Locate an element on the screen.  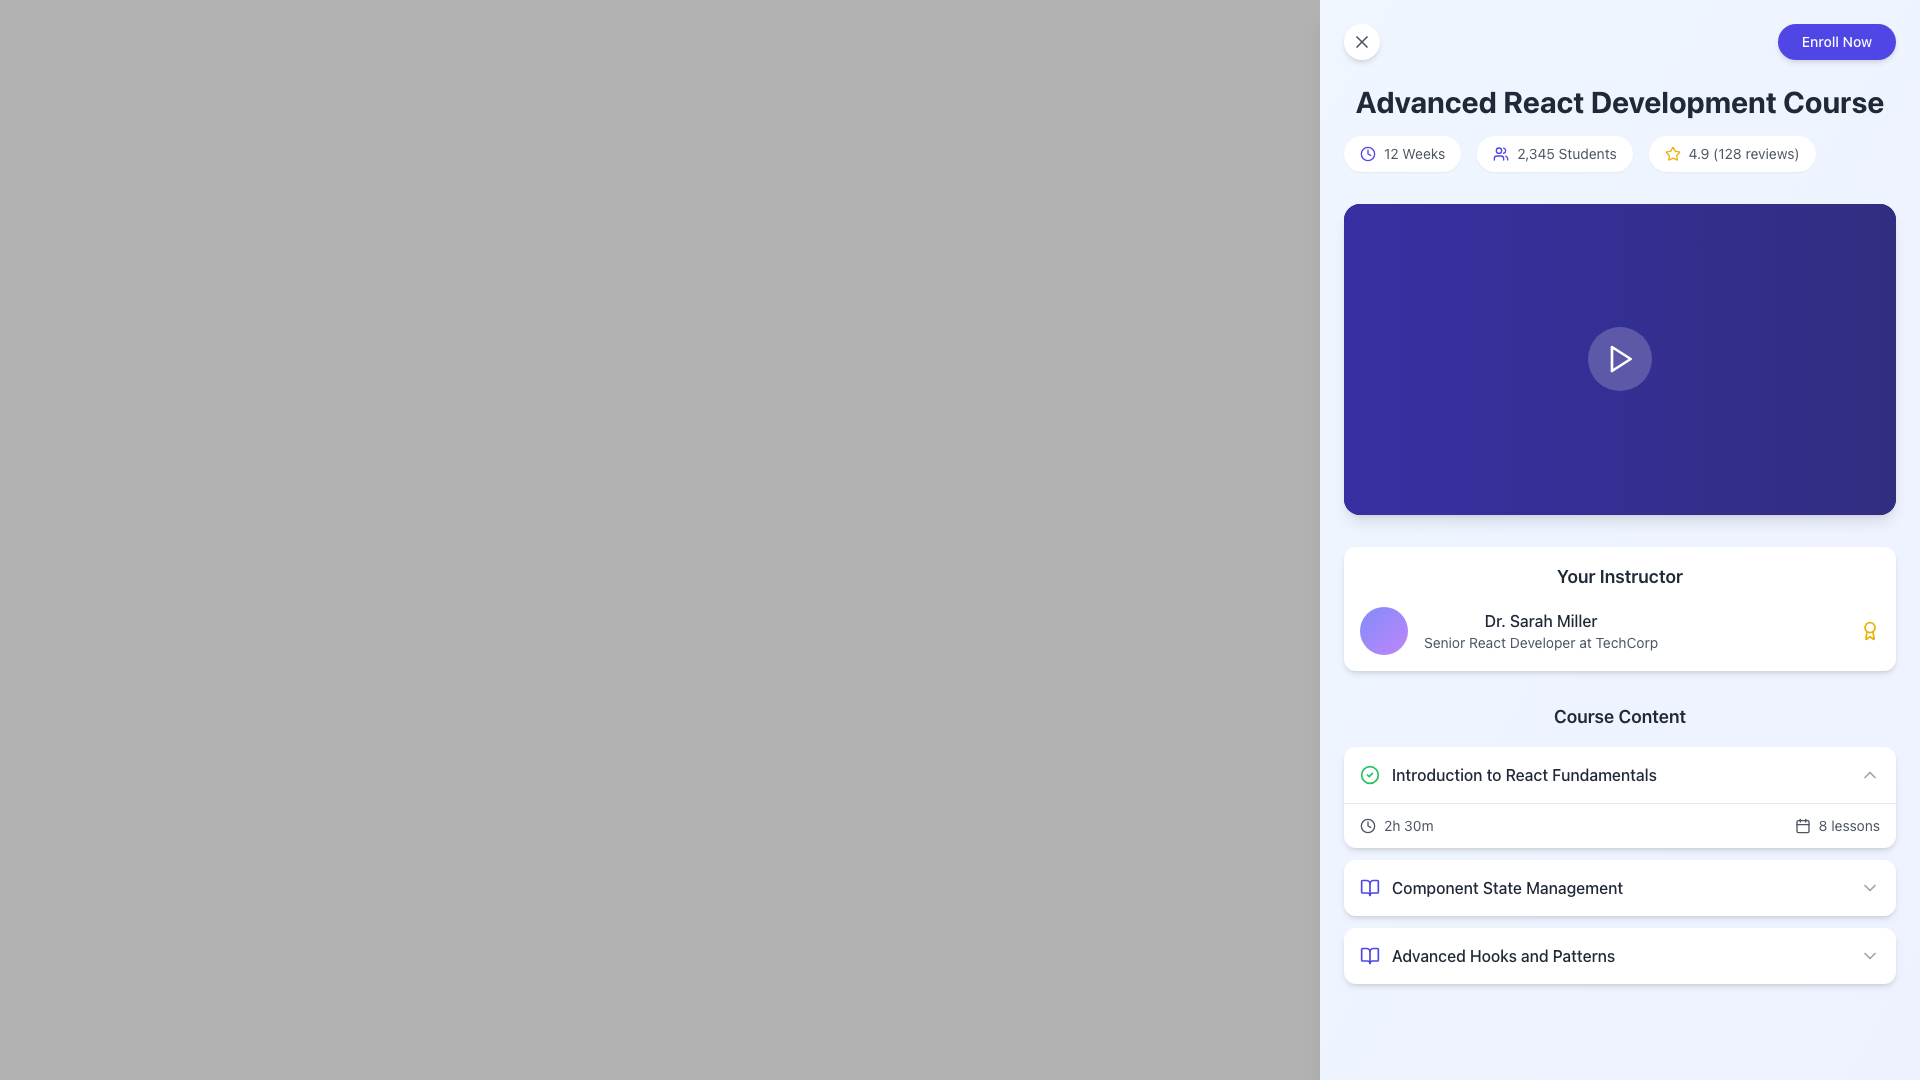
the circular SVG element that represents the clock icon in the 'Your Instructor' section is located at coordinates (1367, 825).